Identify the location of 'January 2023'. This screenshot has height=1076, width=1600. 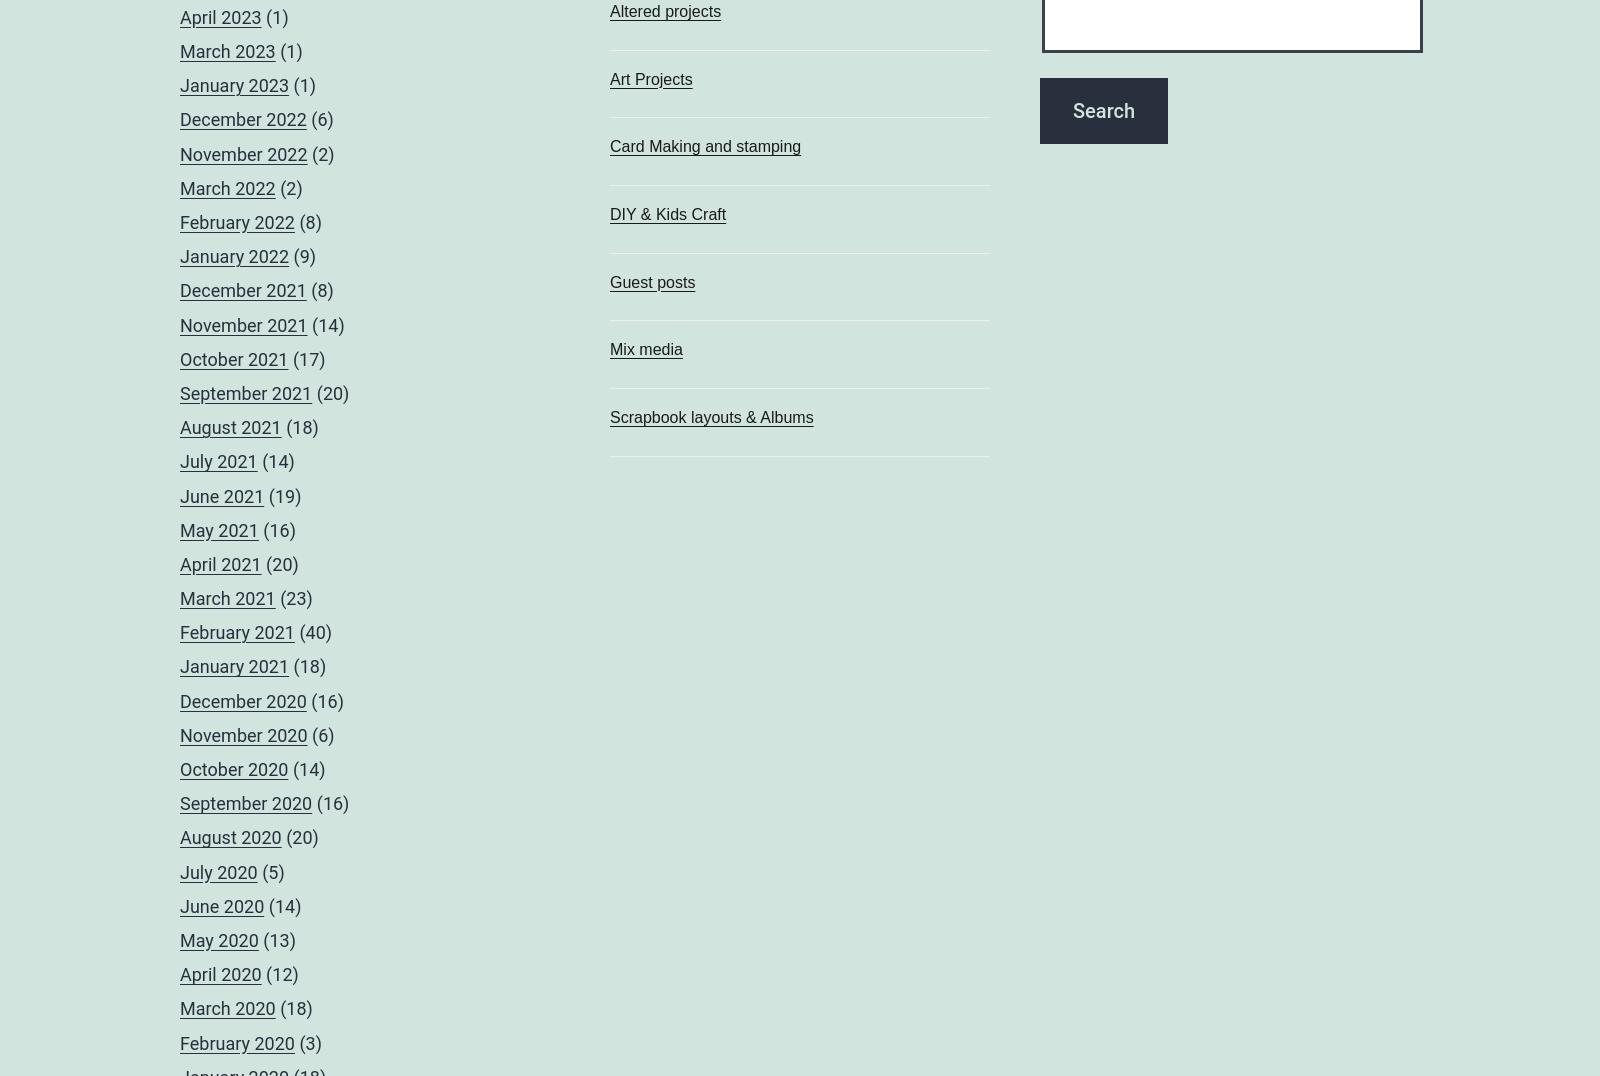
(179, 85).